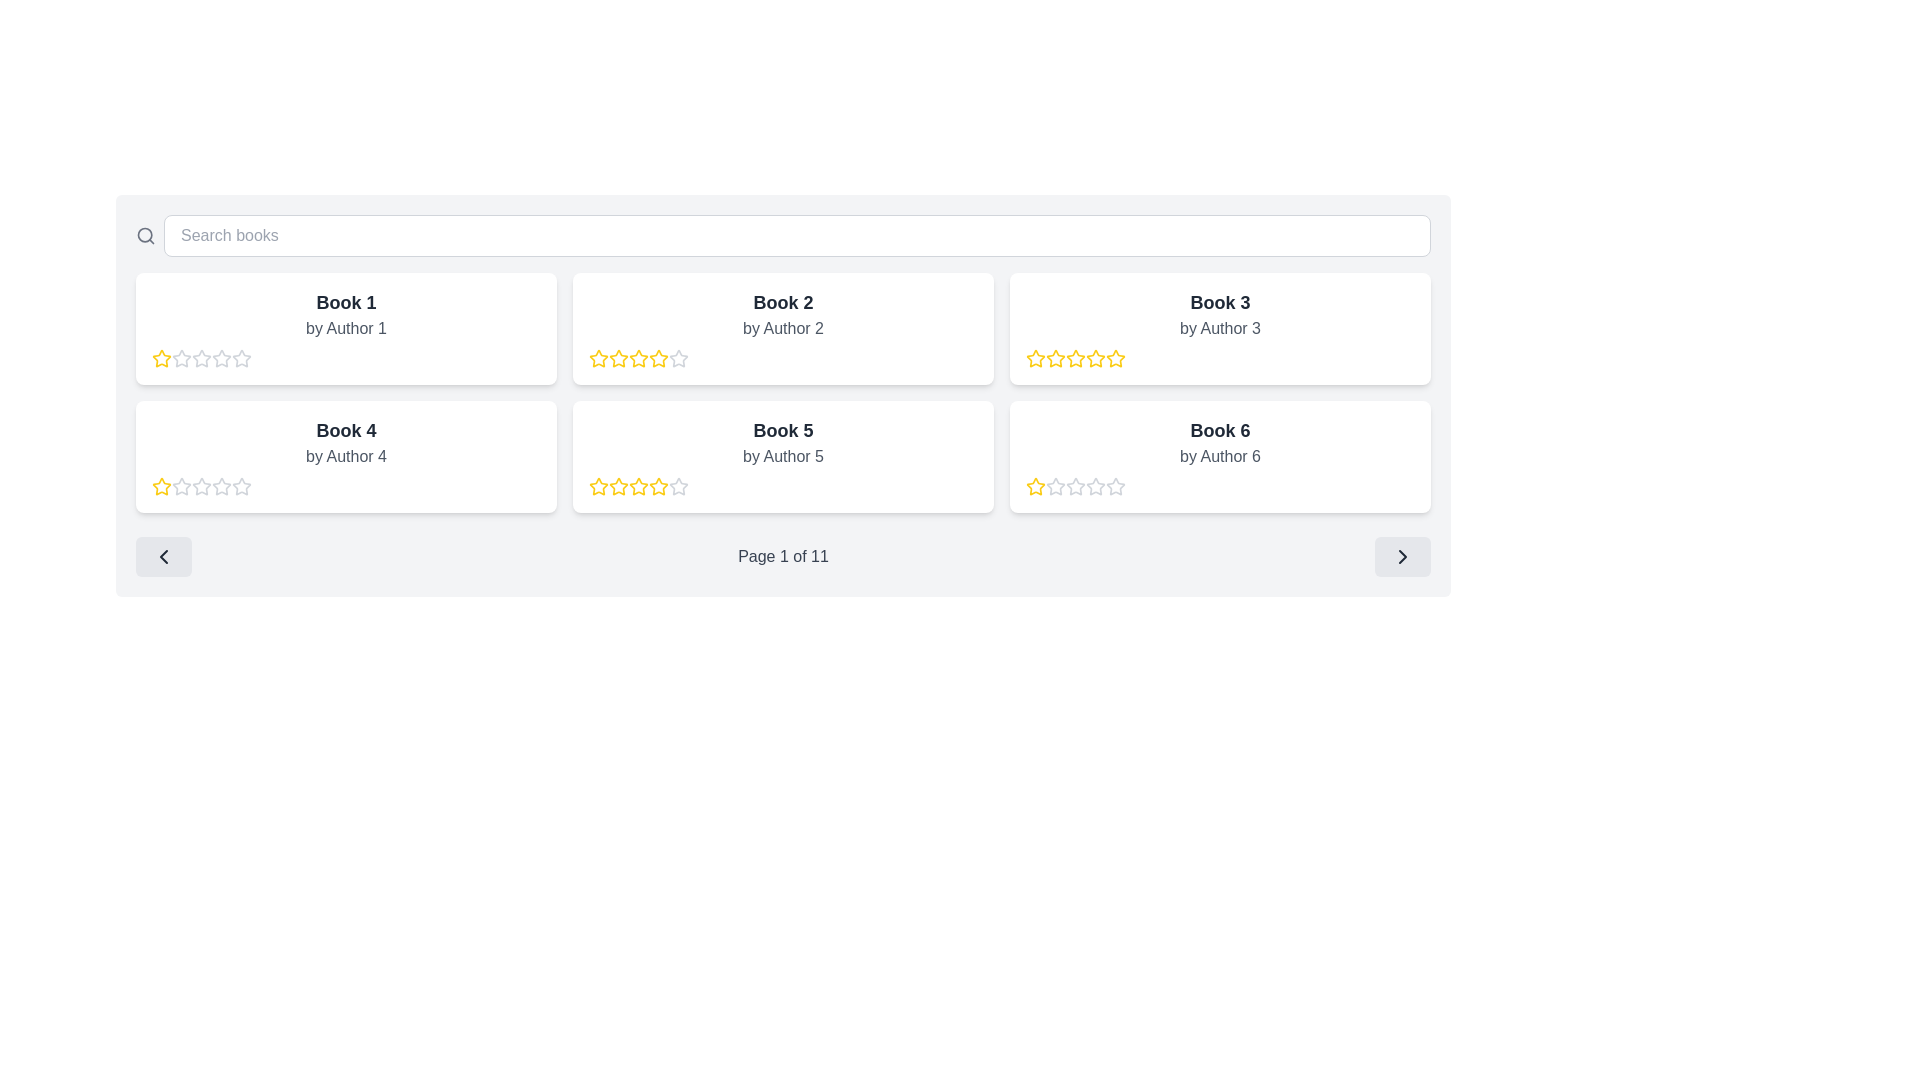 This screenshot has height=1080, width=1920. I want to click on the fifth star icon with a yellow border in the rating system for 'Book 3 by Author 3', so click(1094, 357).